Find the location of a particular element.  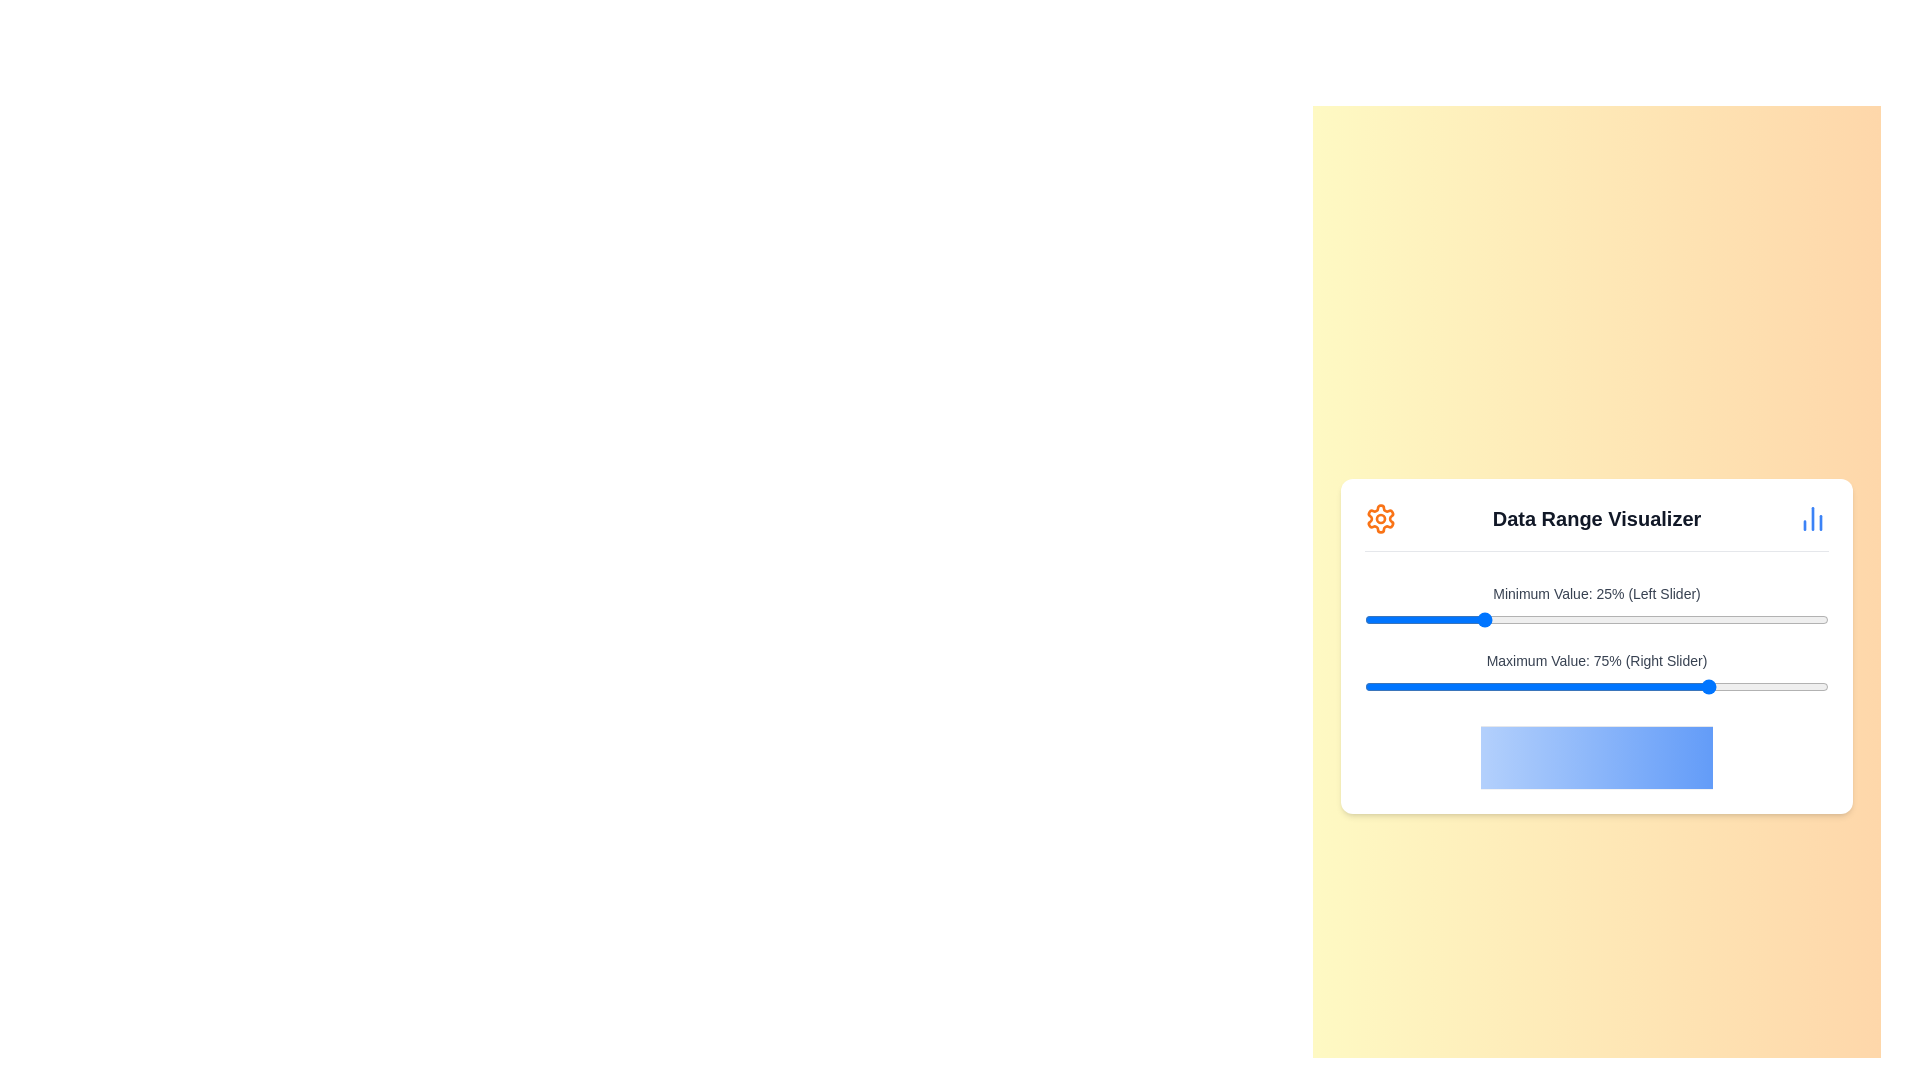

the left slider is located at coordinates (1615, 618).